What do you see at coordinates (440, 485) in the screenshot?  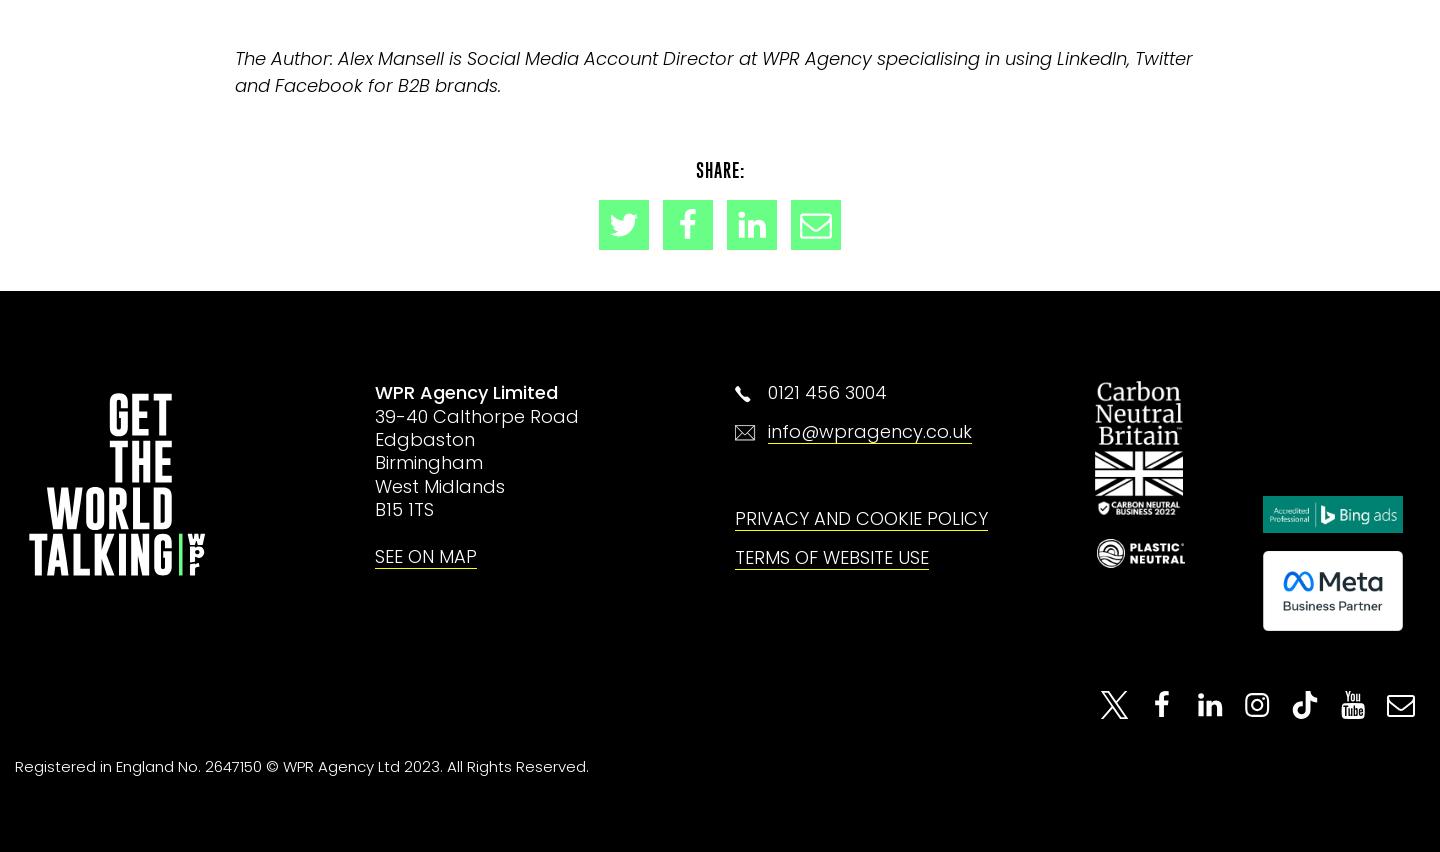 I see `'West Midlands'` at bounding box center [440, 485].